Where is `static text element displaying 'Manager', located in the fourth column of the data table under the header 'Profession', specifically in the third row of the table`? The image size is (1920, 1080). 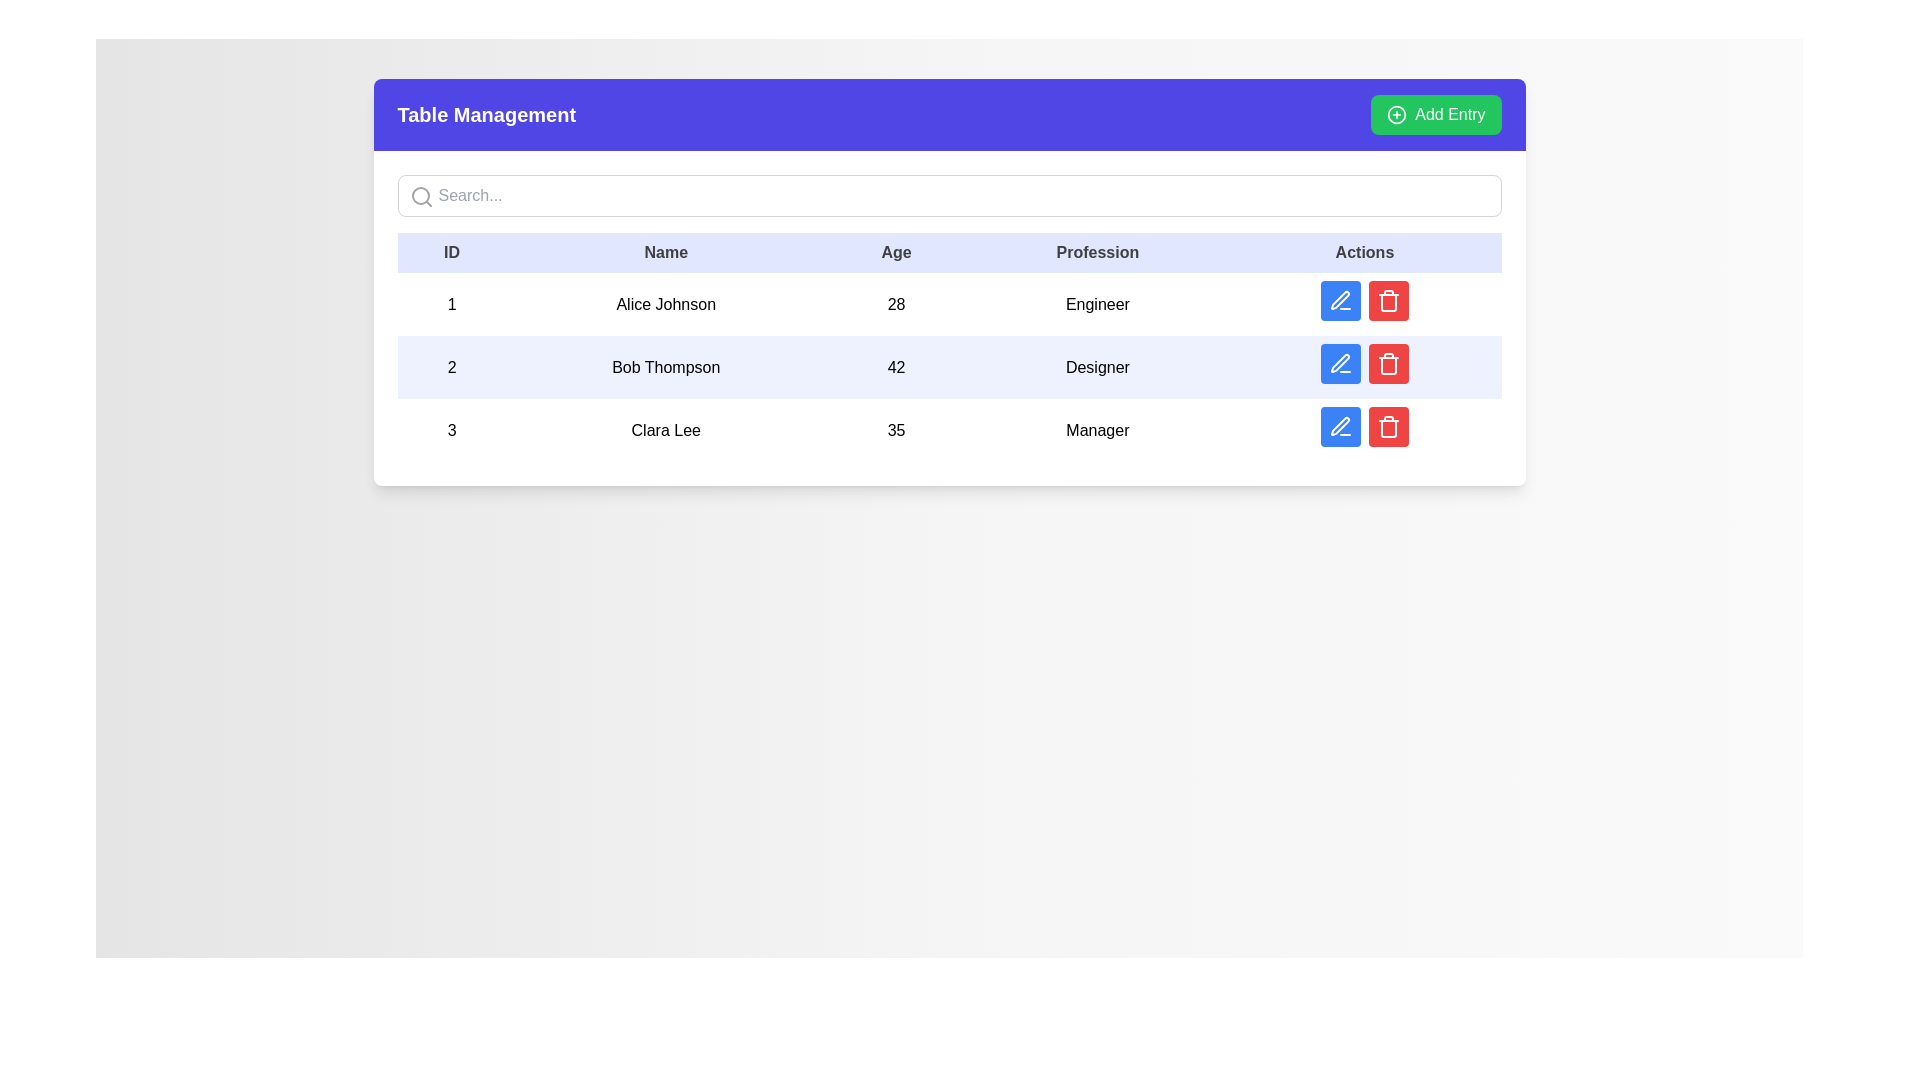
static text element displaying 'Manager', located in the fourth column of the data table under the header 'Profession', specifically in the third row of the table is located at coordinates (1096, 429).